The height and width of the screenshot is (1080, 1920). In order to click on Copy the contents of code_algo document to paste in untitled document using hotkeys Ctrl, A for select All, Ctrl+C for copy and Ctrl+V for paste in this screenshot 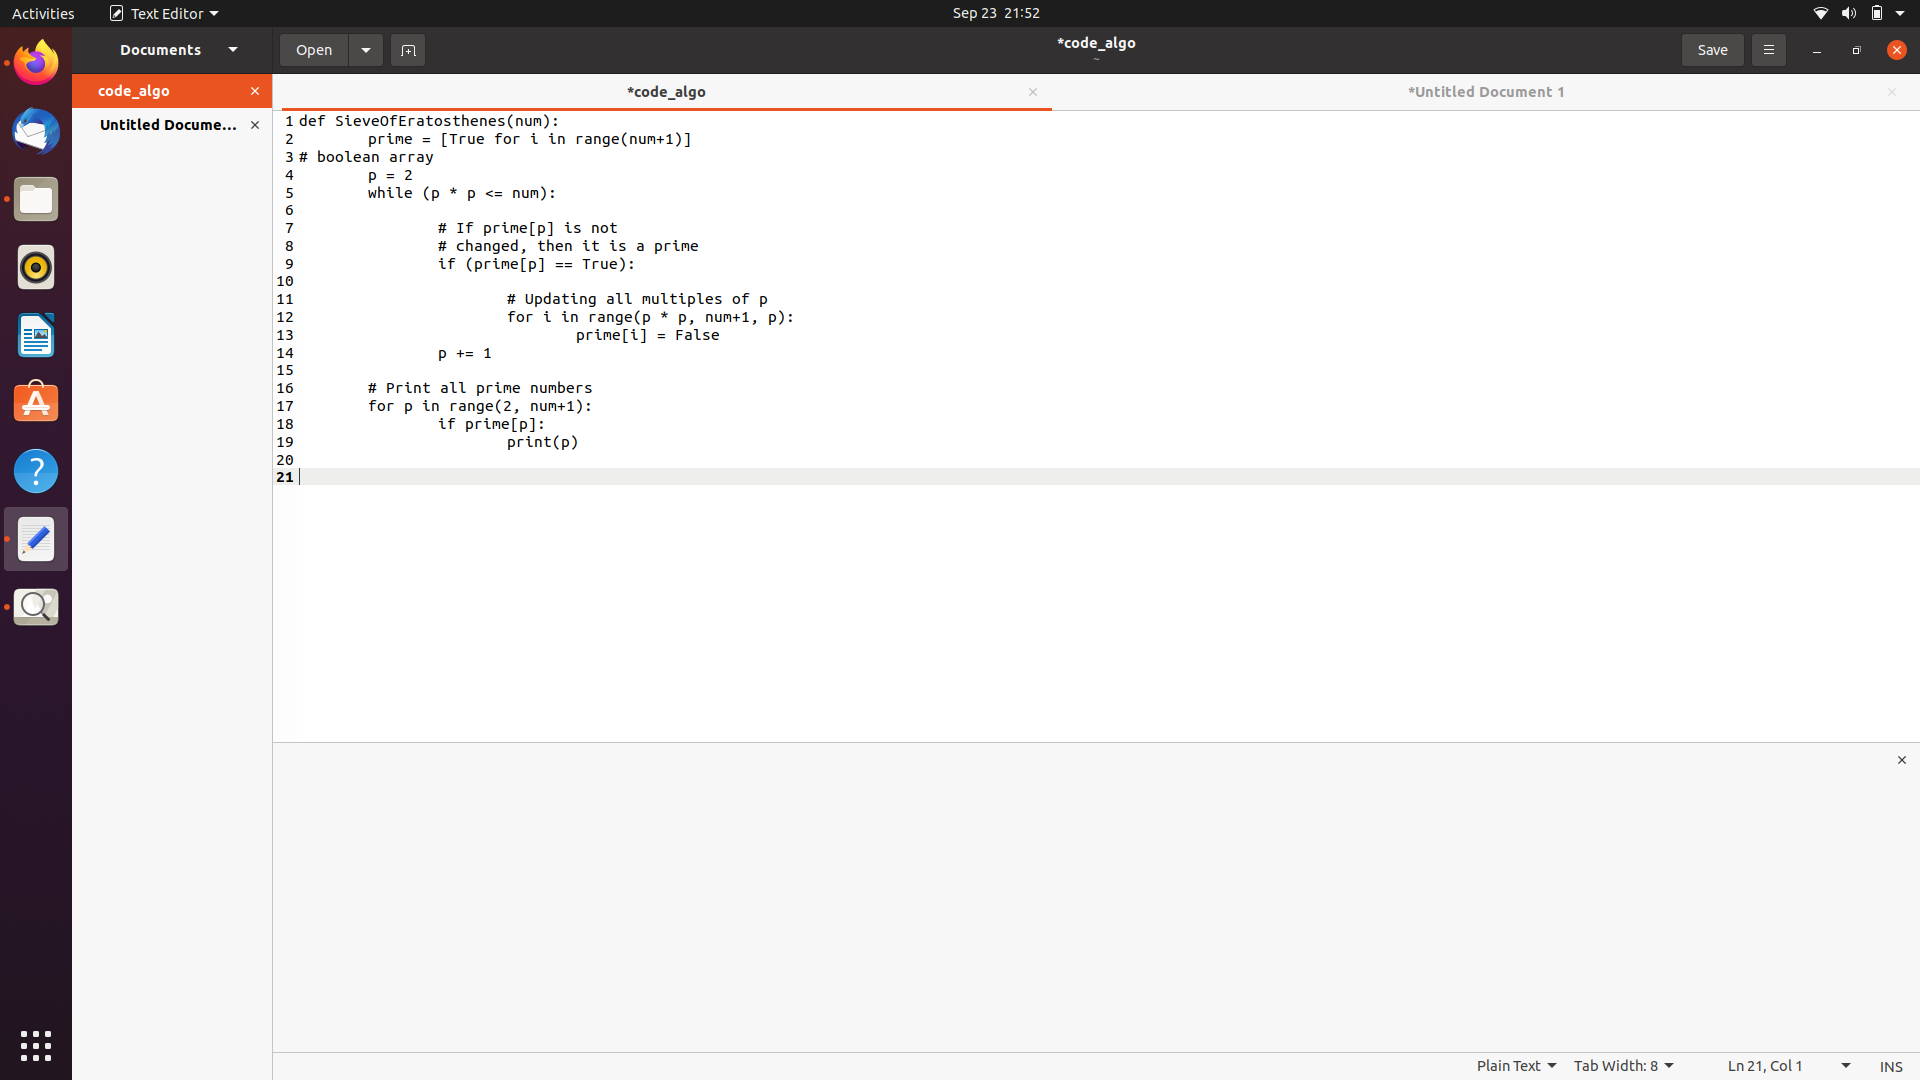, I will do `click(383, 157)`.